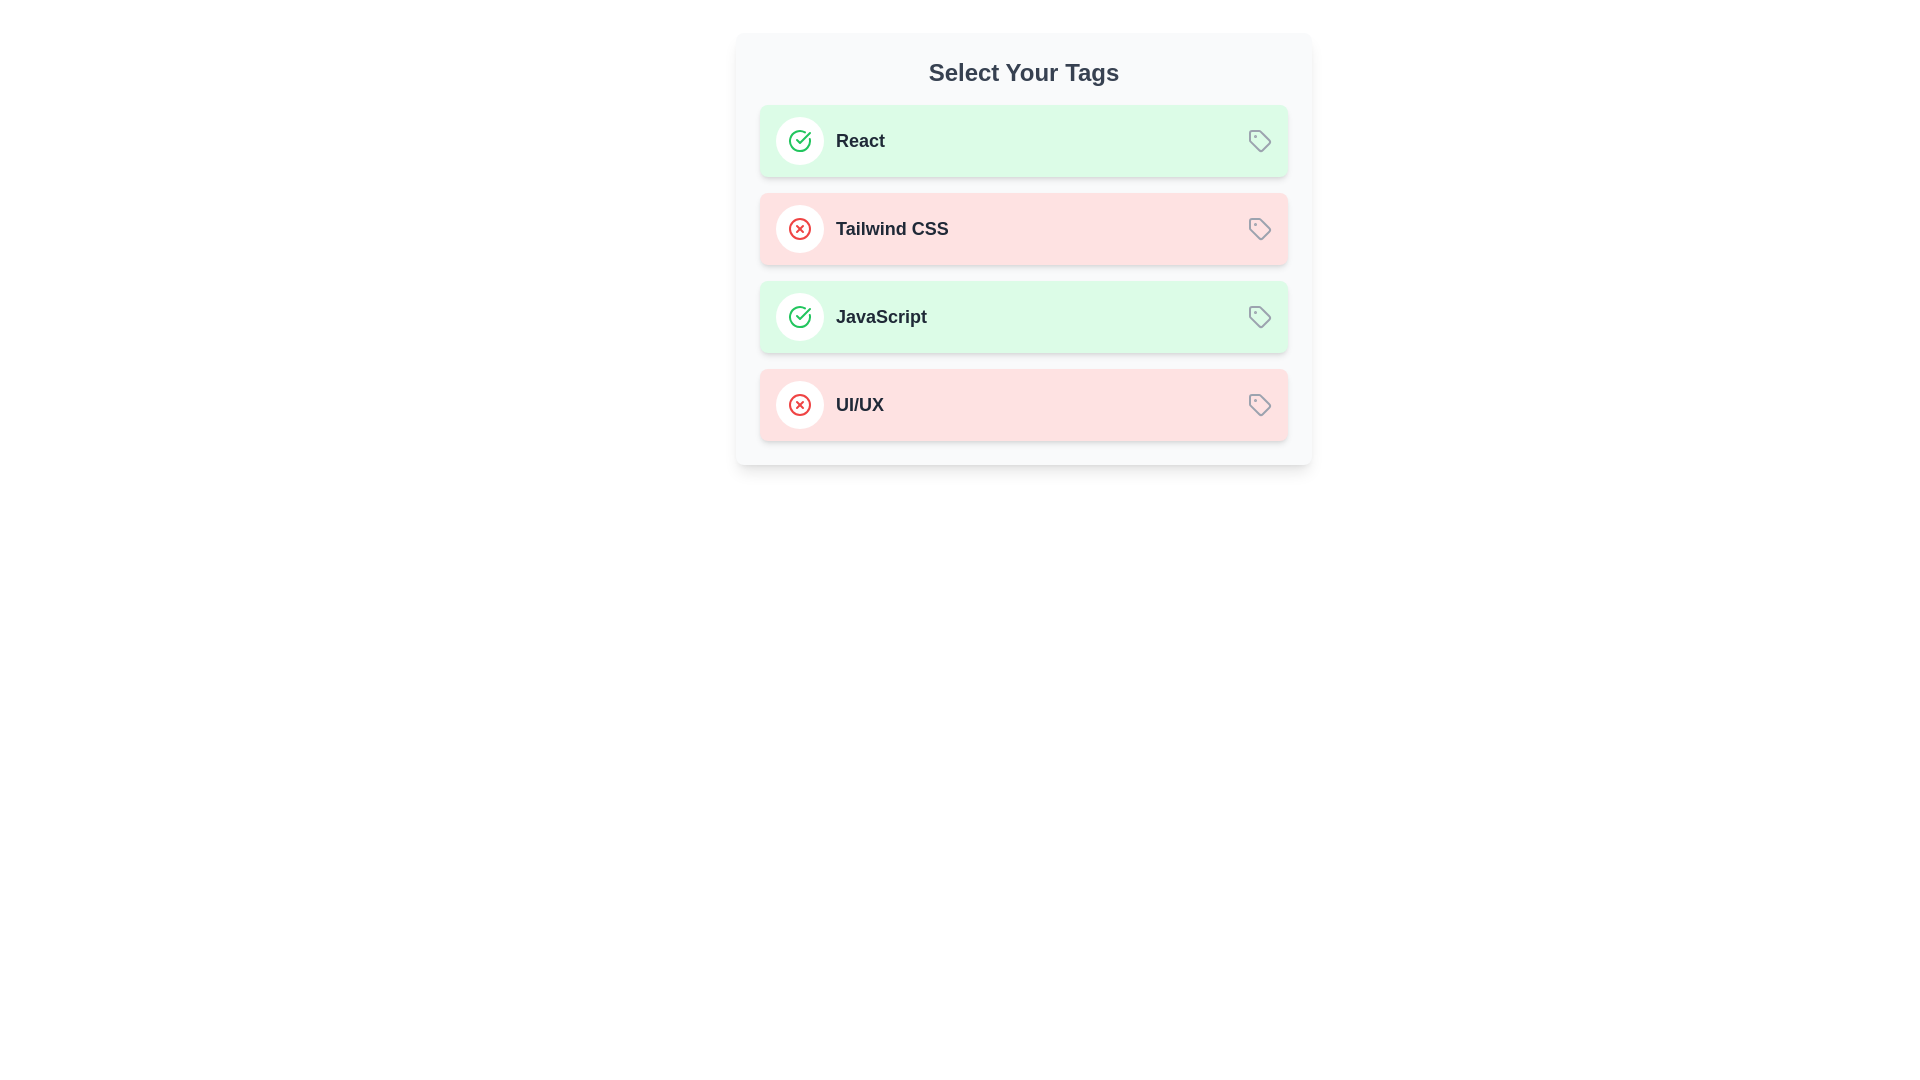 Image resolution: width=1920 pixels, height=1080 pixels. I want to click on the SVG icon resembling a price tag, which is part of the 'Tailwind CSS' row, located on the far right side alongside other elements, so click(1258, 227).